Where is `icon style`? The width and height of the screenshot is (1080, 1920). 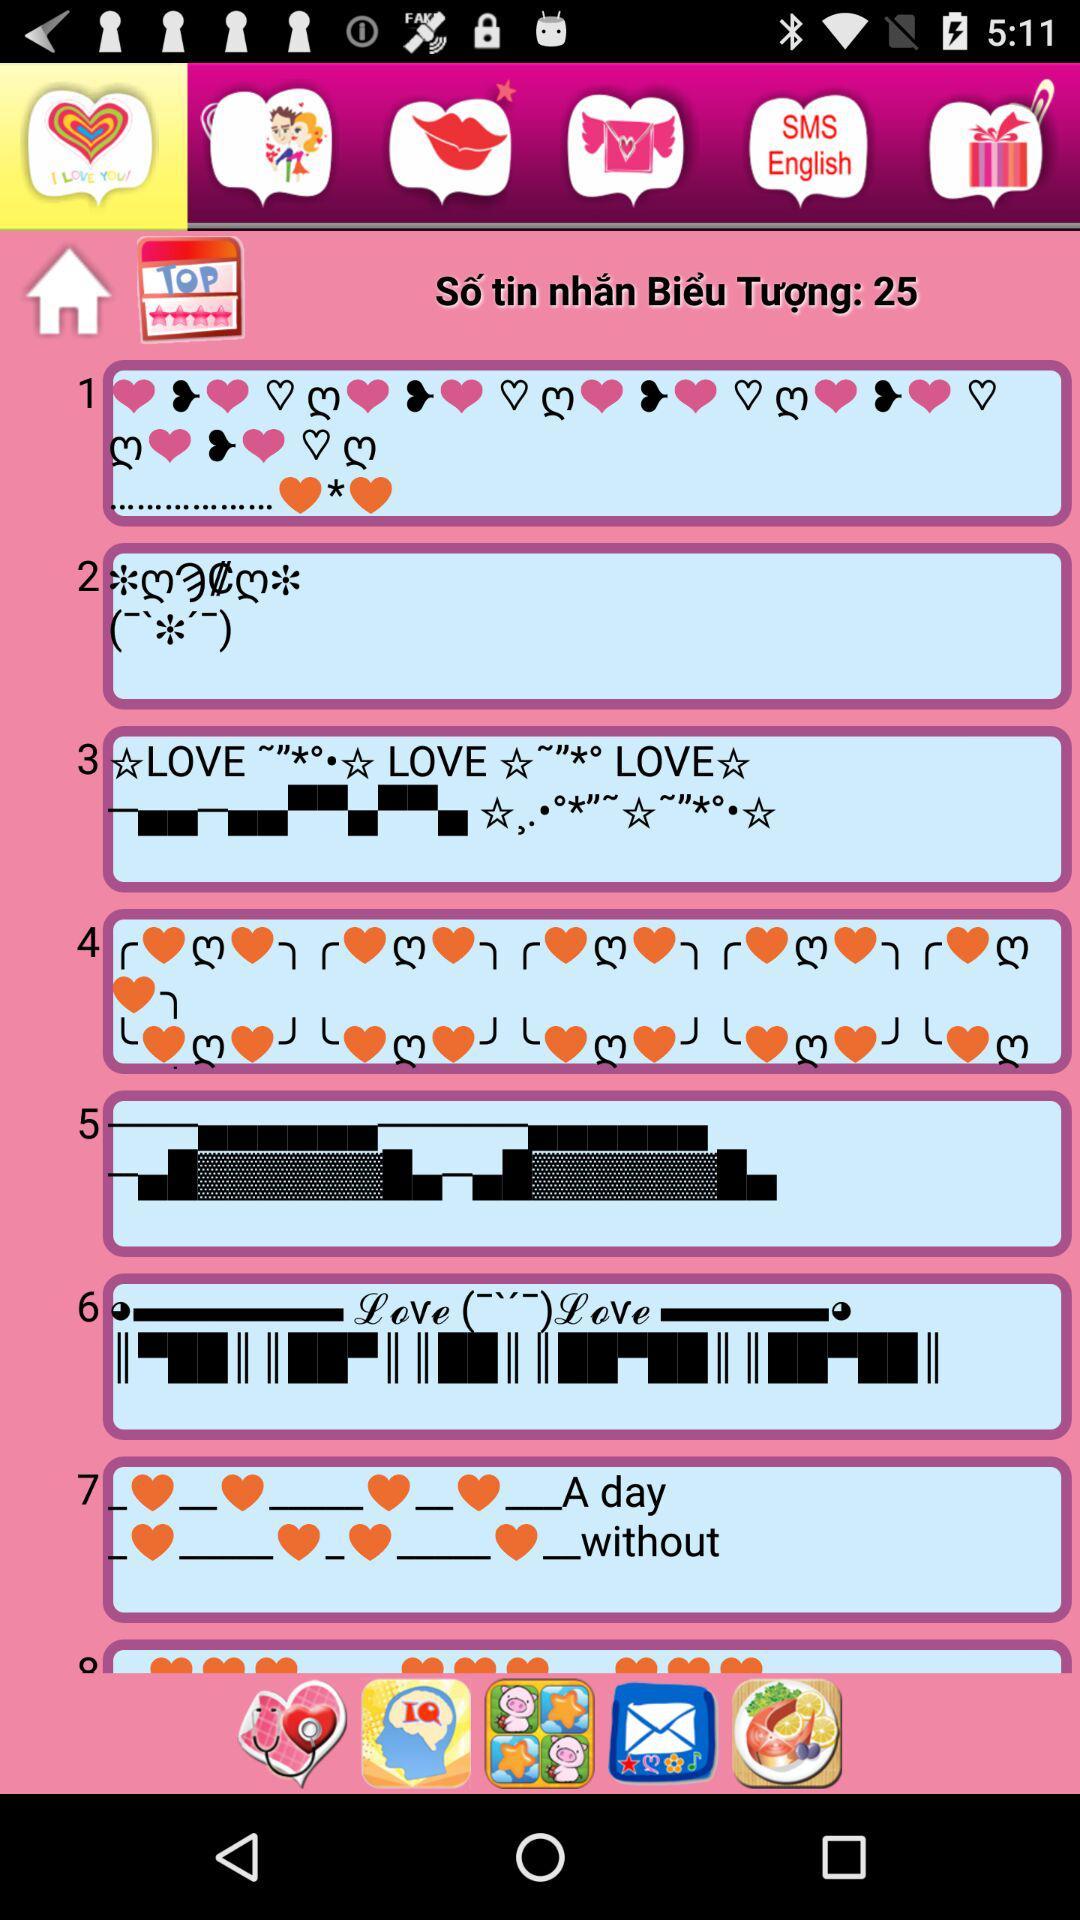 icon style is located at coordinates (538, 1732).